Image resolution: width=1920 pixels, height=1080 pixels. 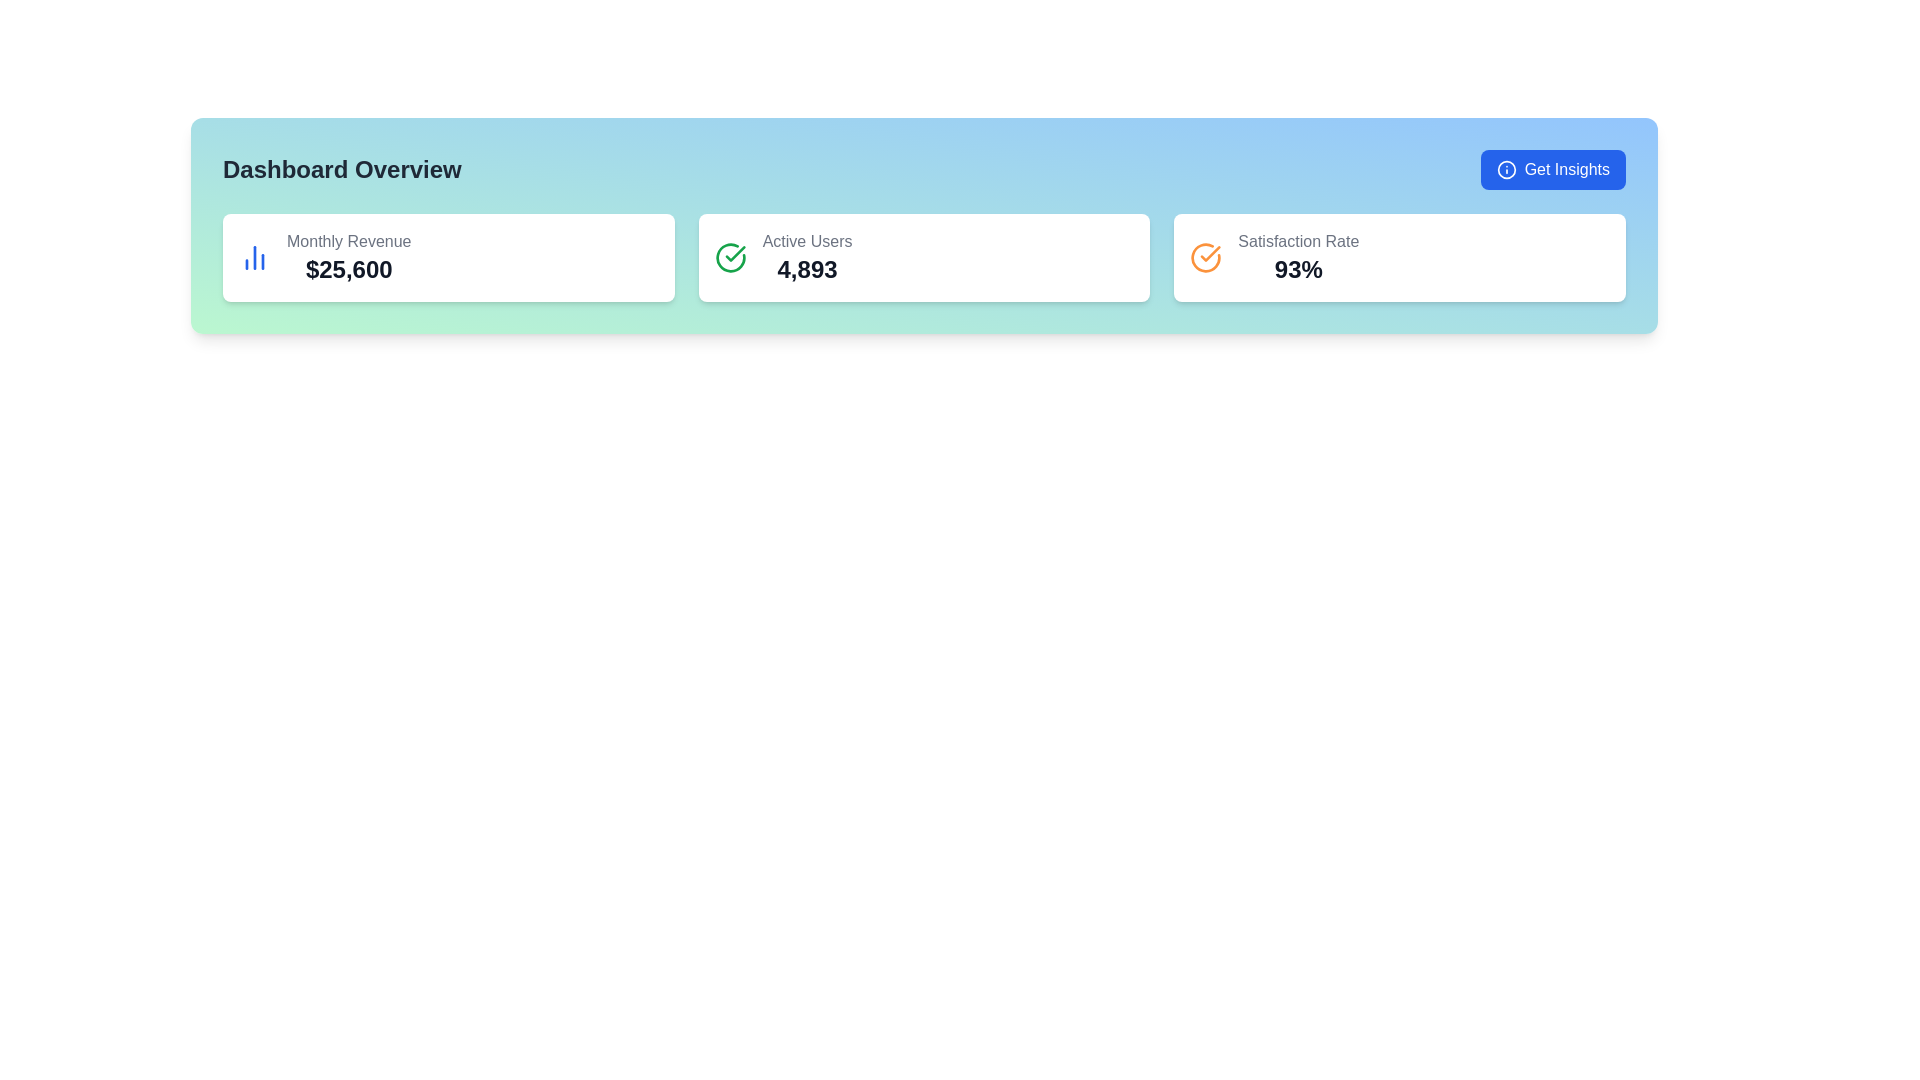 I want to click on the status indicator icon located to the left of the 'Active Users' text in the second card from the left on the dashboard, so click(x=734, y=253).